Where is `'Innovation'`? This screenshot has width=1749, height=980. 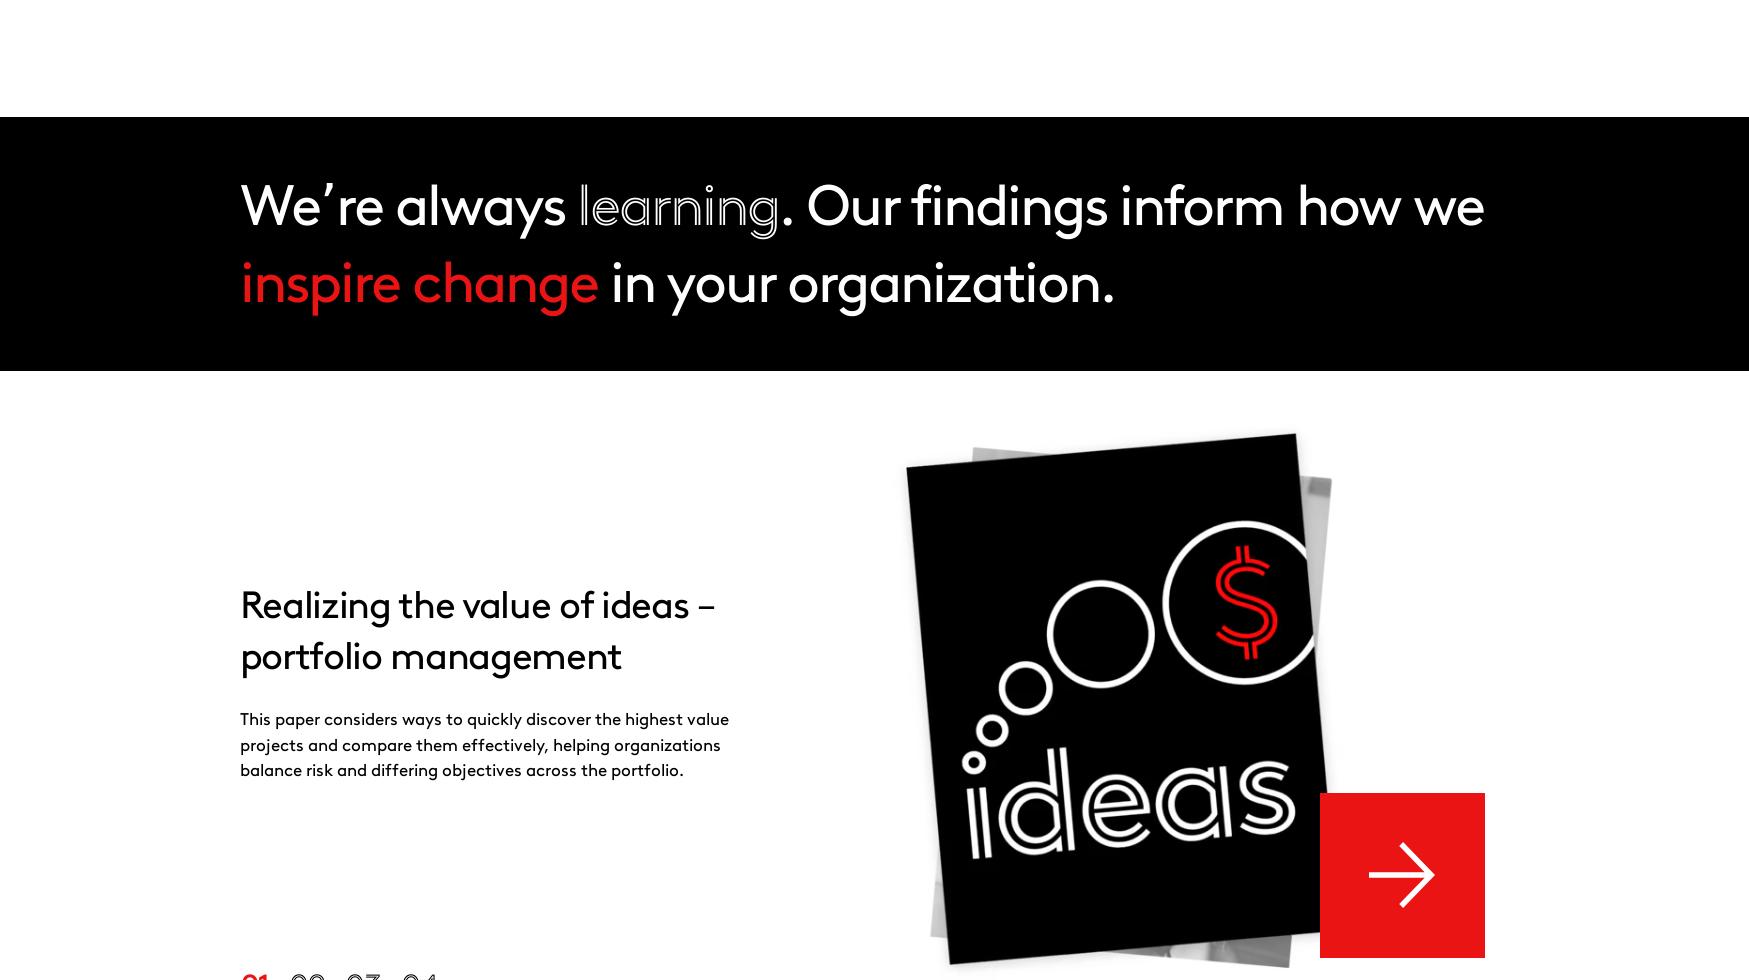 'Innovation' is located at coordinates (756, 9).